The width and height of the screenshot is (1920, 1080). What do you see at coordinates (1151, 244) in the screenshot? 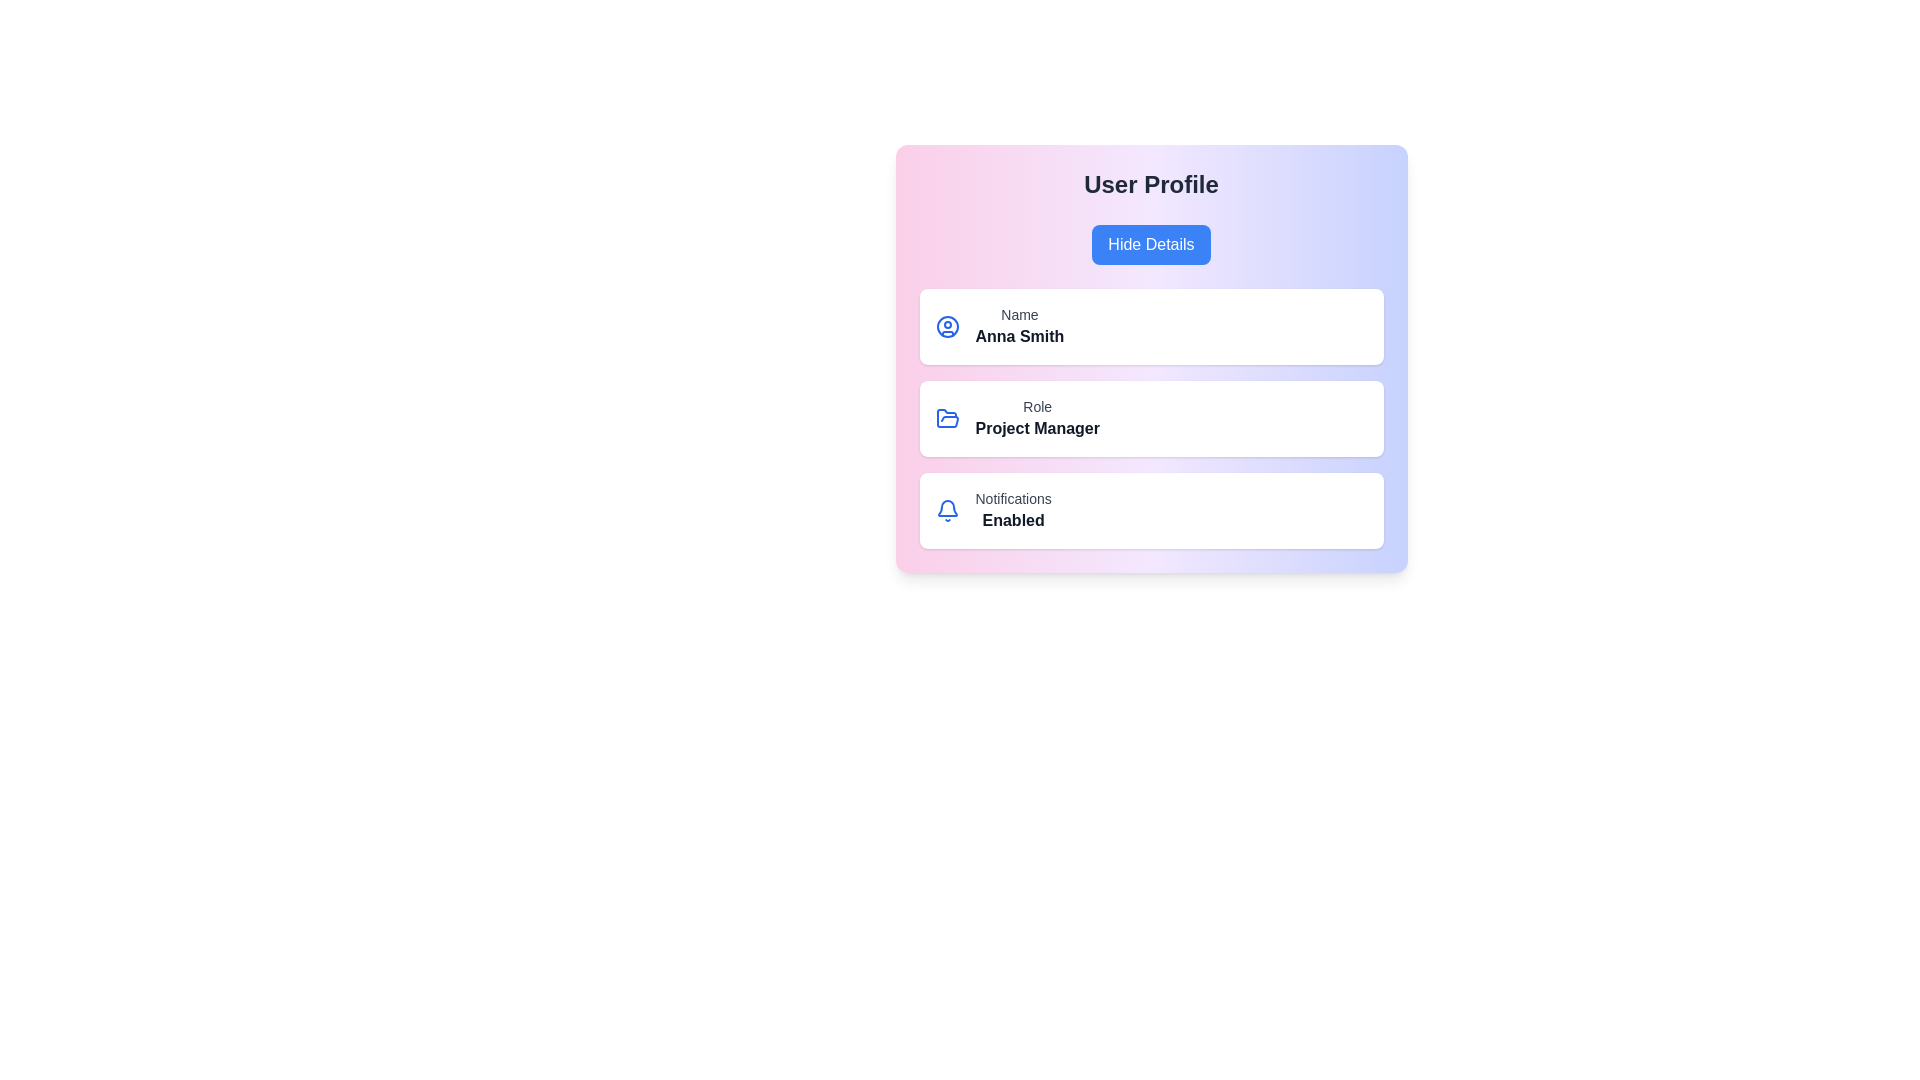
I see `the prominent blue button with white text labeled 'Hide Details' to hide the details` at bounding box center [1151, 244].